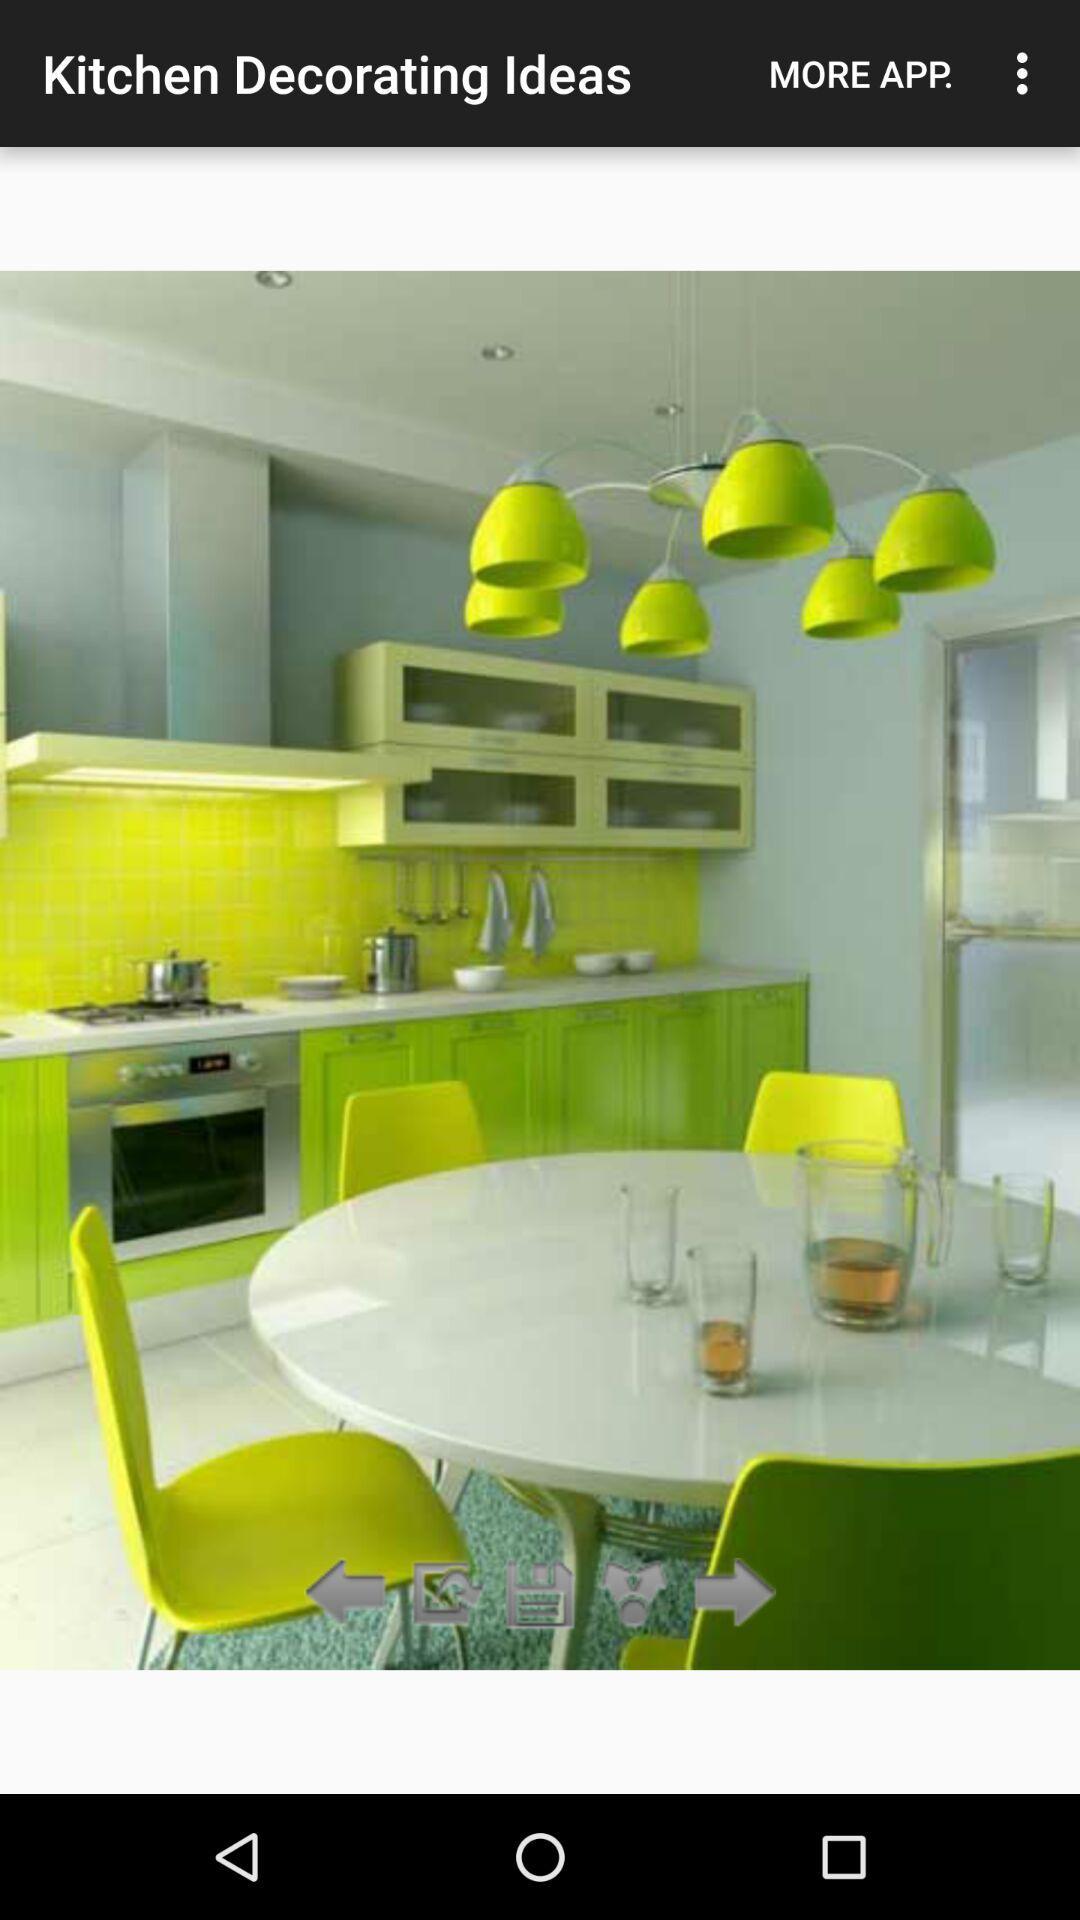 This screenshot has height=1920, width=1080. I want to click on the share icon, so click(634, 1593).